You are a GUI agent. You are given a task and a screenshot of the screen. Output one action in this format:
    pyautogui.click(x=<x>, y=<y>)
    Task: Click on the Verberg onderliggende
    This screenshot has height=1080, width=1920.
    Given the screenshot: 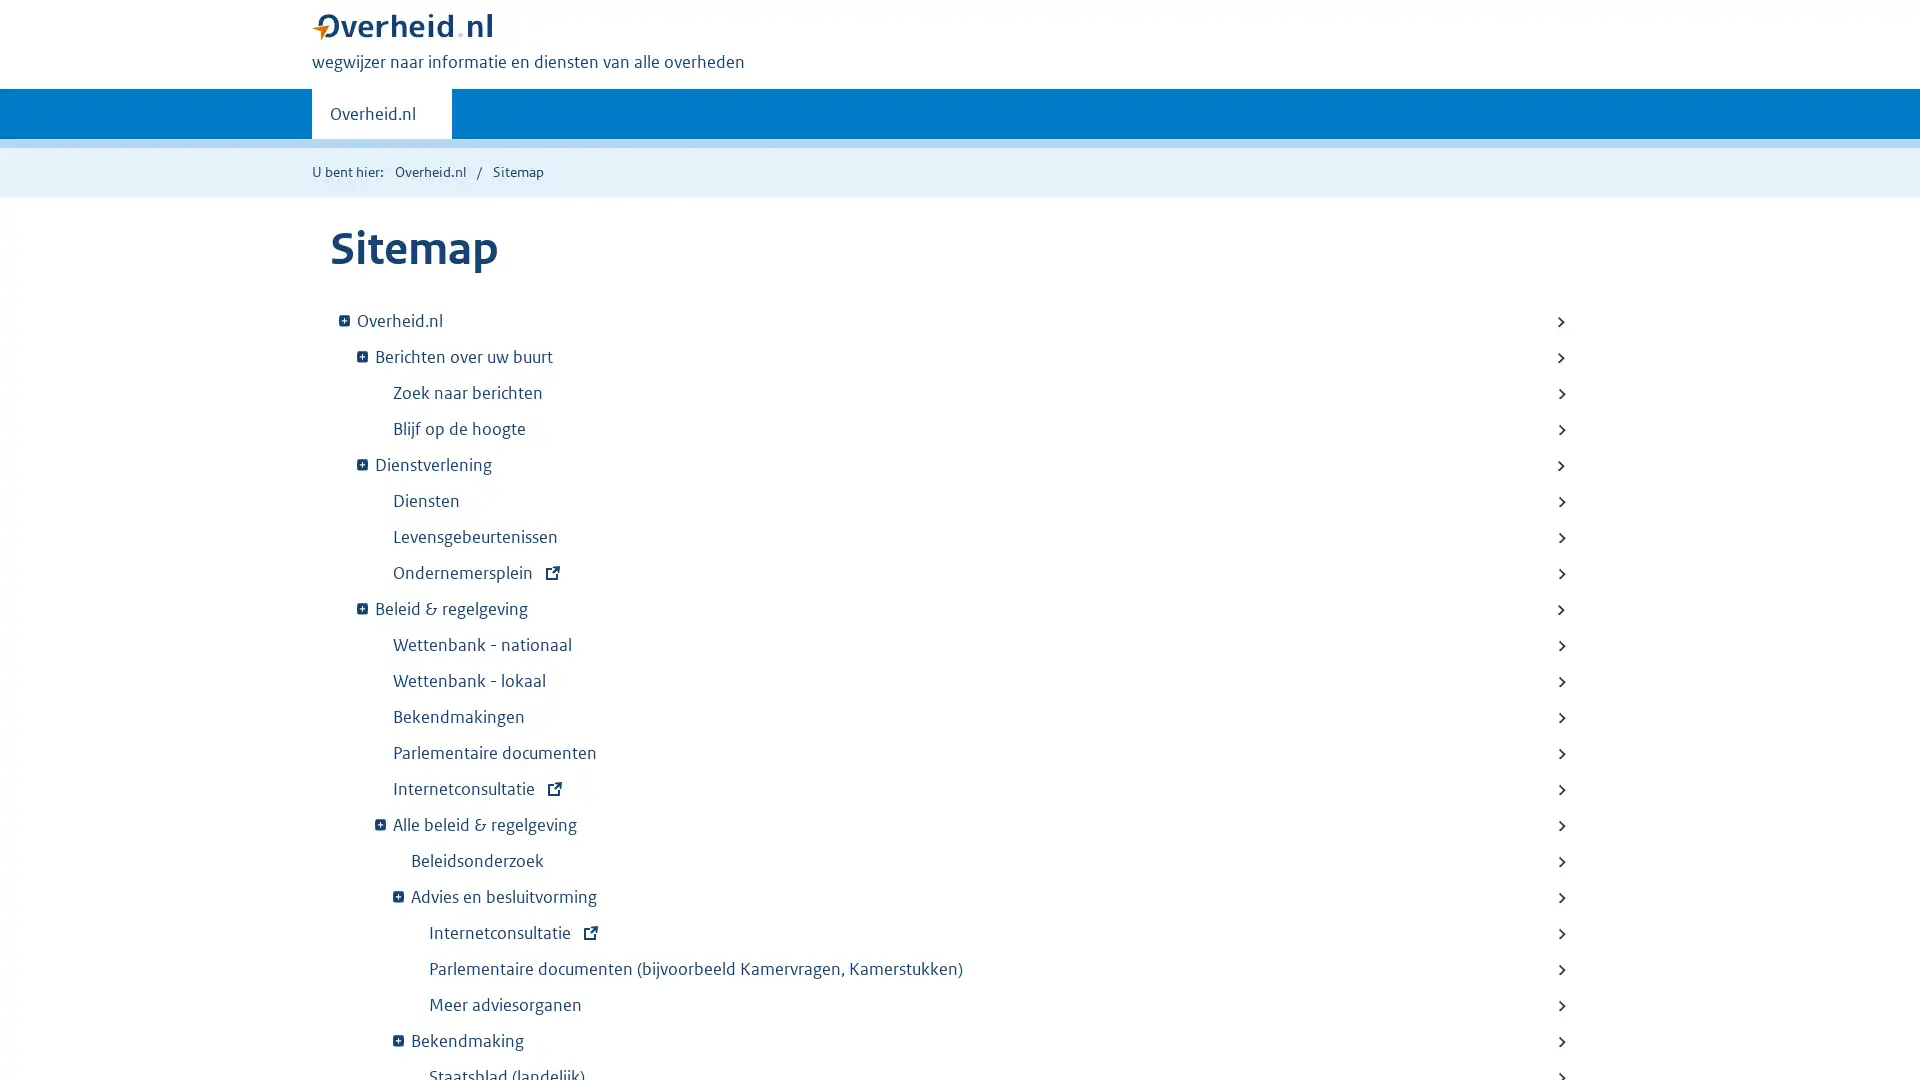 What is the action you would take?
    pyautogui.click(x=362, y=606)
    